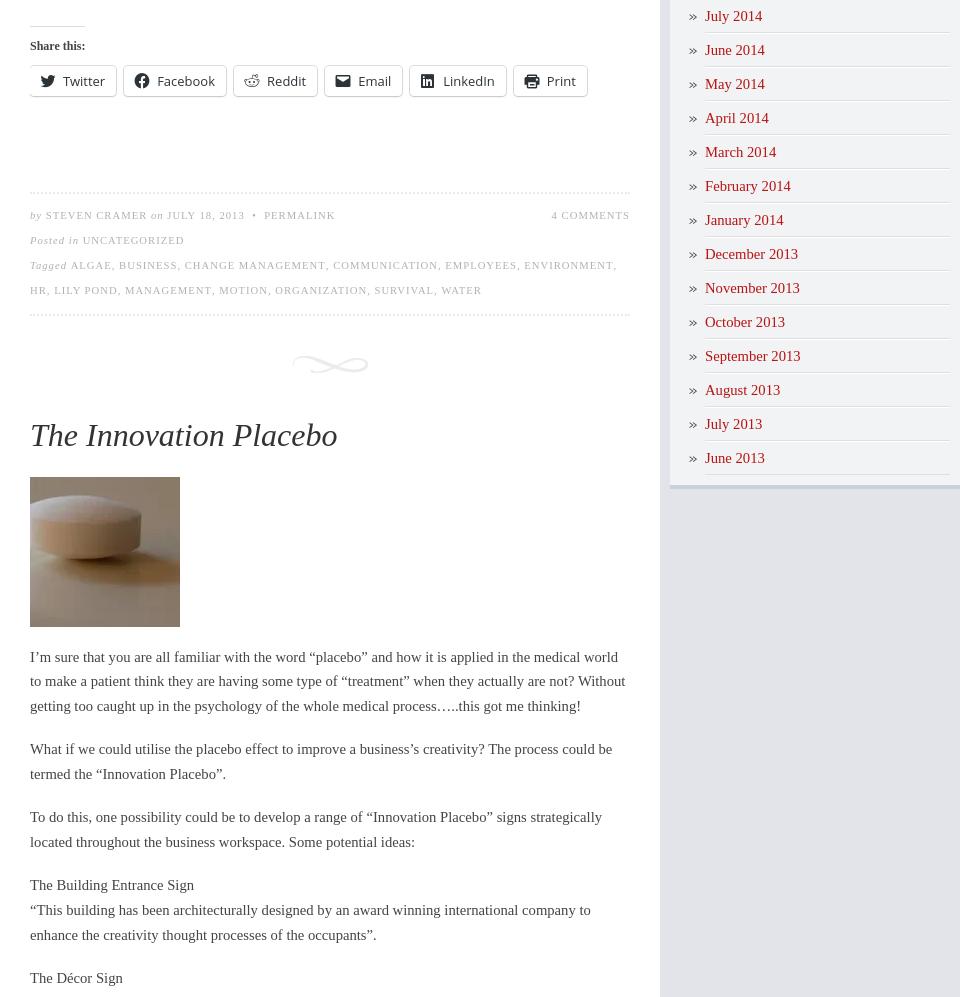 The image size is (960, 997). What do you see at coordinates (751, 354) in the screenshot?
I see `'September 2013'` at bounding box center [751, 354].